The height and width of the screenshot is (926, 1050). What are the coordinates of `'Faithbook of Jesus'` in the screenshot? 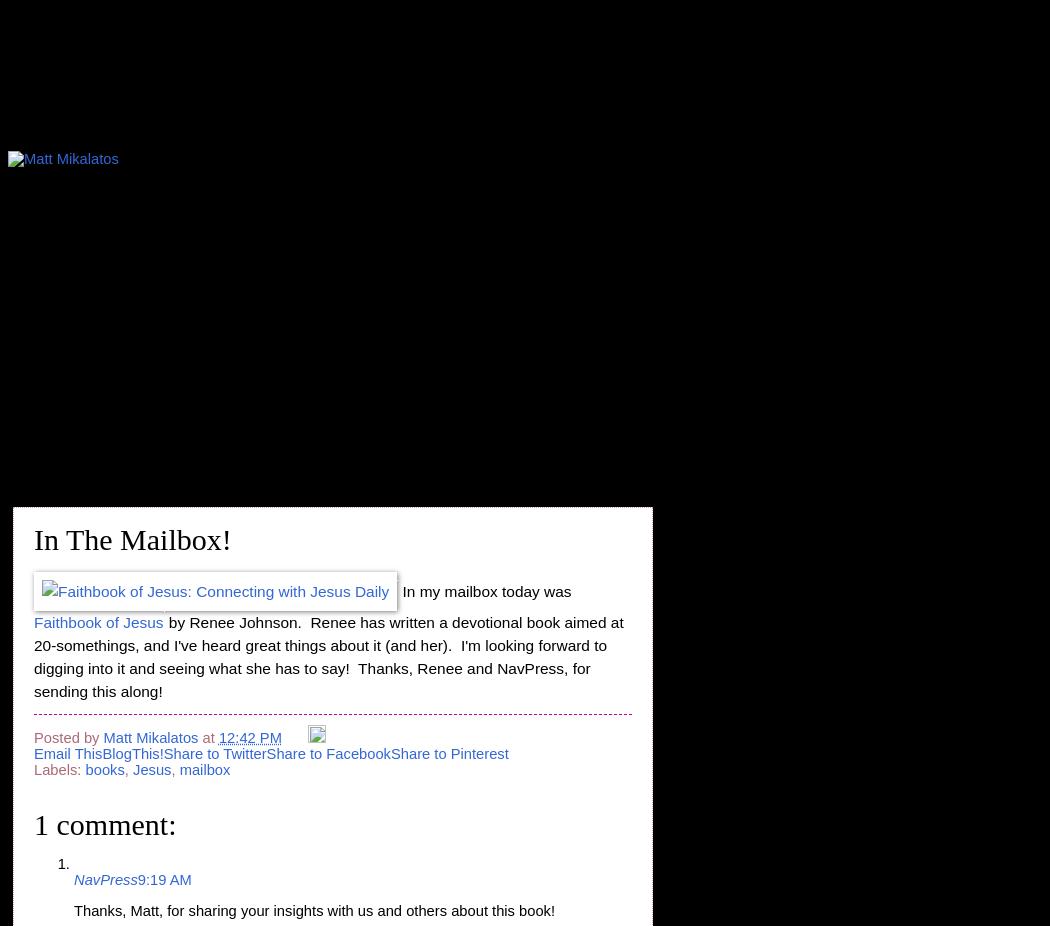 It's located at (34, 620).